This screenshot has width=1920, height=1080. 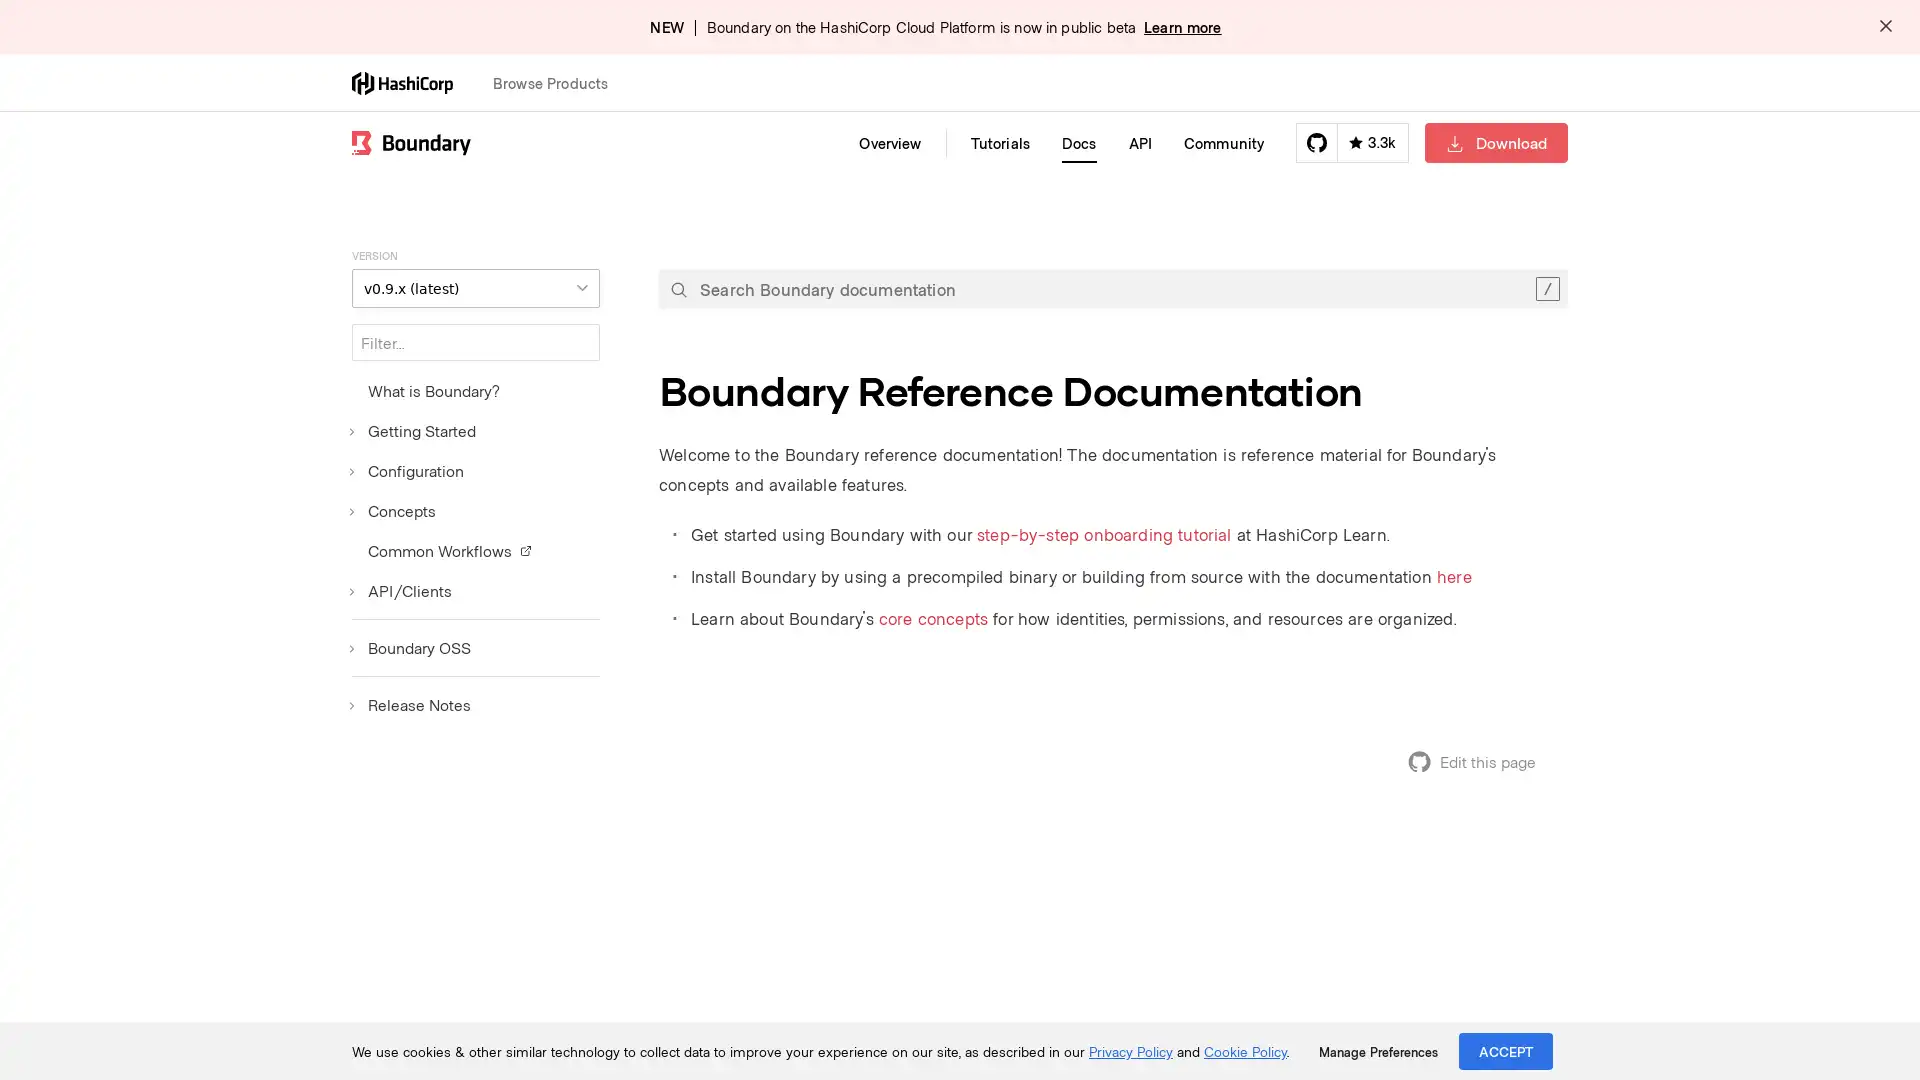 What do you see at coordinates (678, 289) in the screenshot?
I see `Submit your search query.` at bounding box center [678, 289].